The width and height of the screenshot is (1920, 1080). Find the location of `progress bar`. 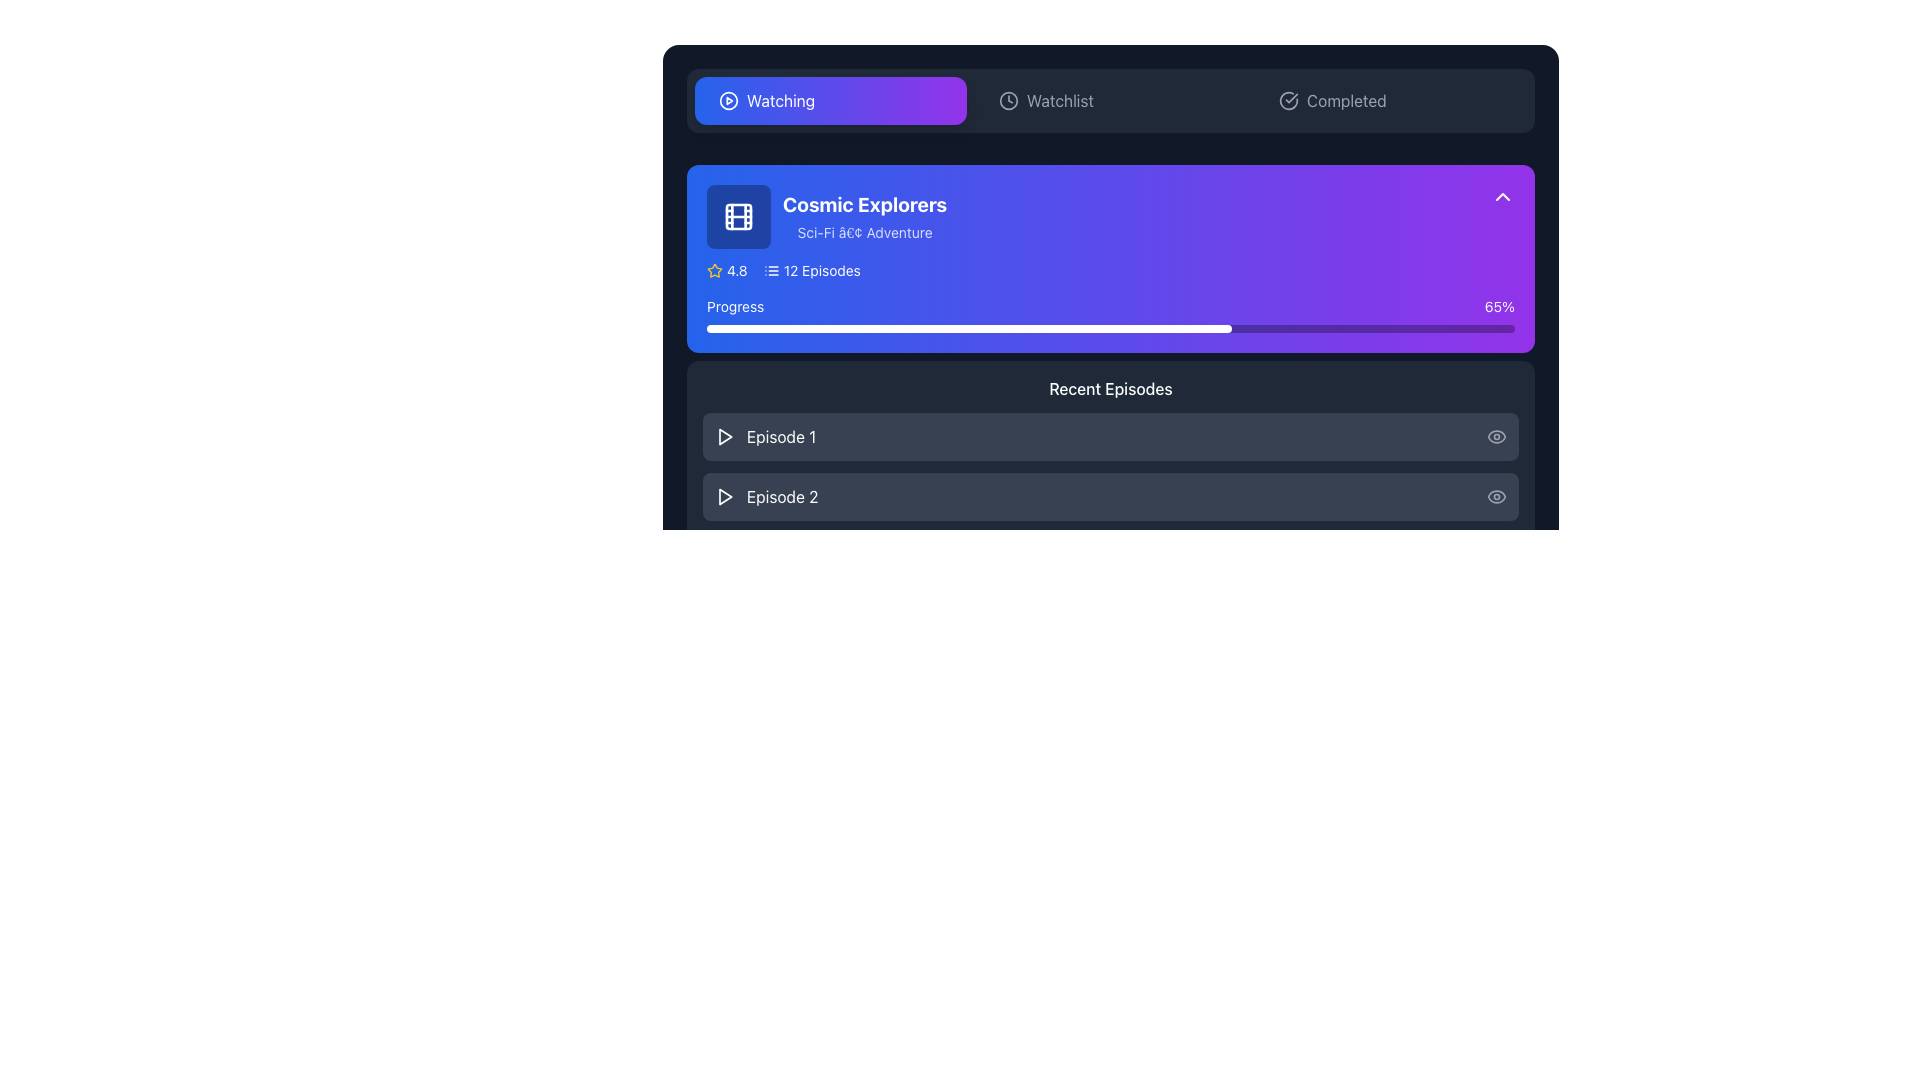

progress bar is located at coordinates (883, 327).